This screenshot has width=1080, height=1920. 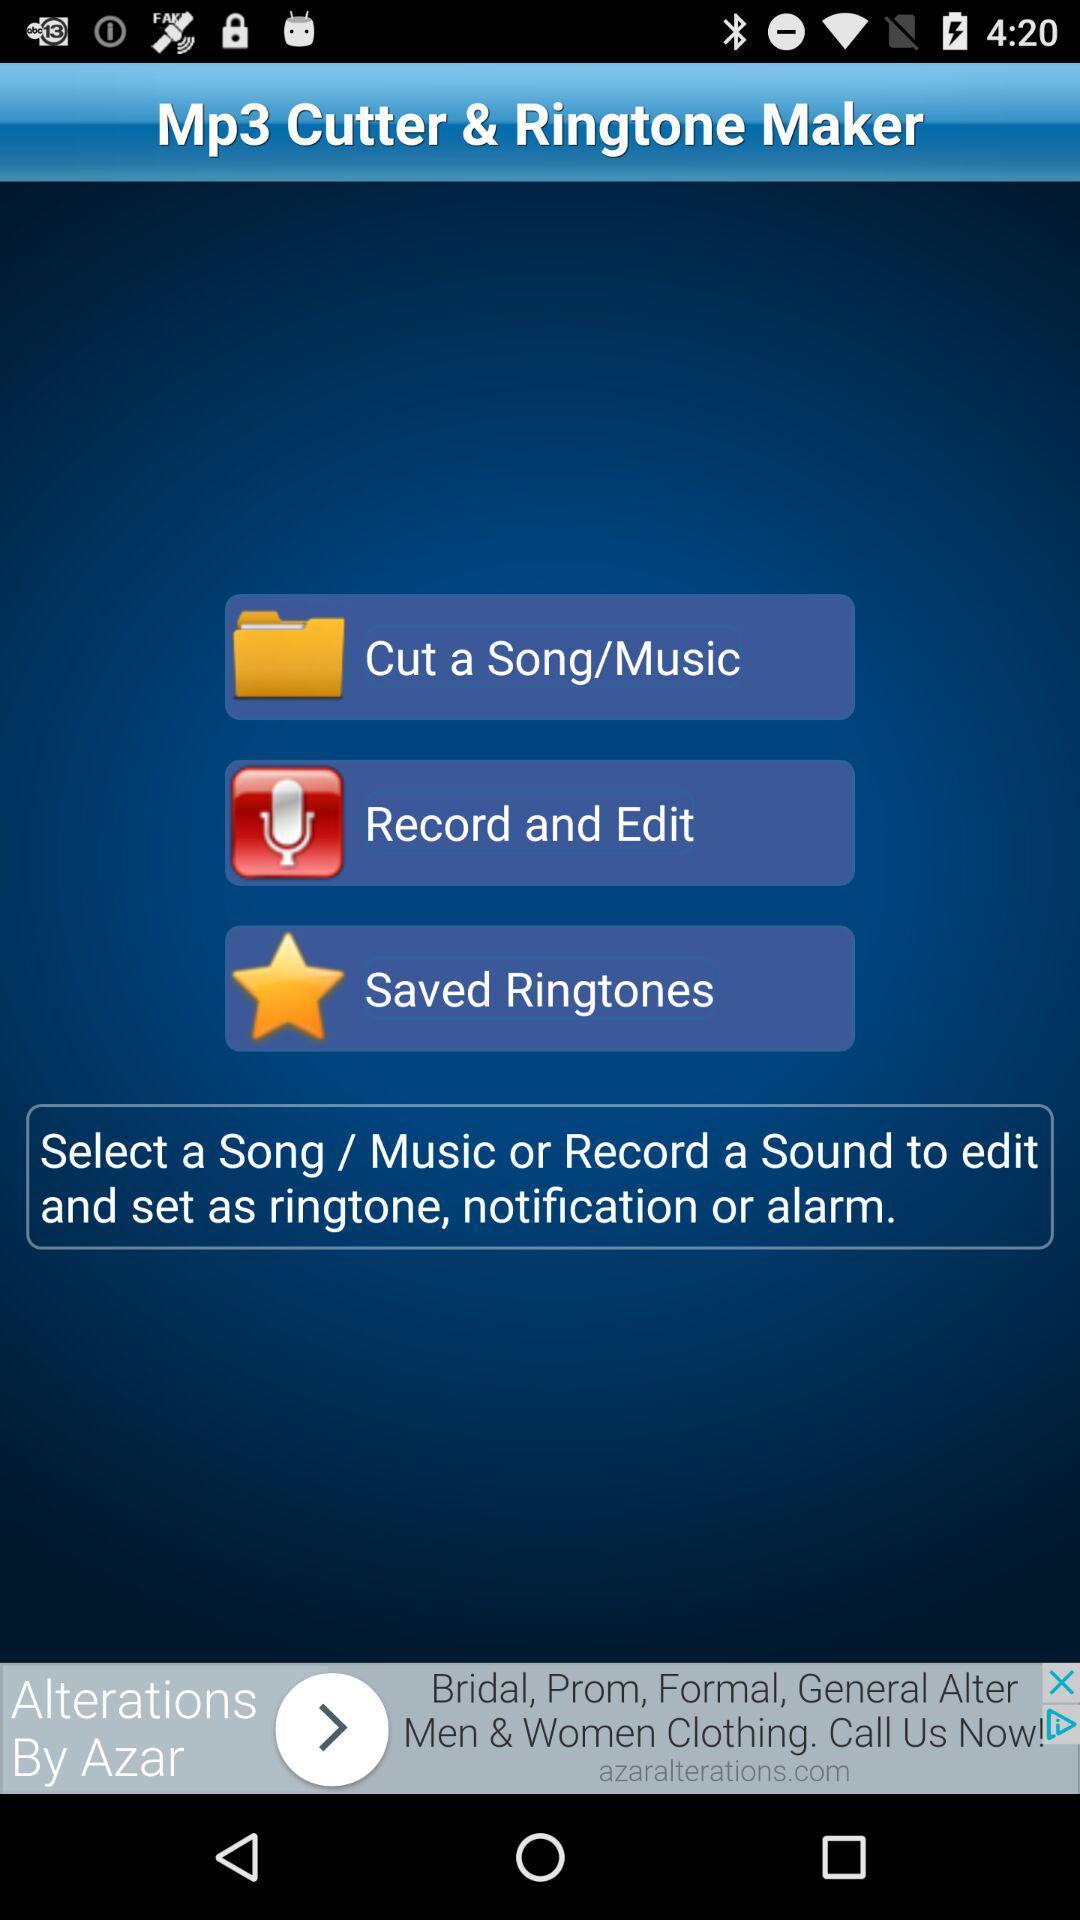 I want to click on button image, so click(x=288, y=822).